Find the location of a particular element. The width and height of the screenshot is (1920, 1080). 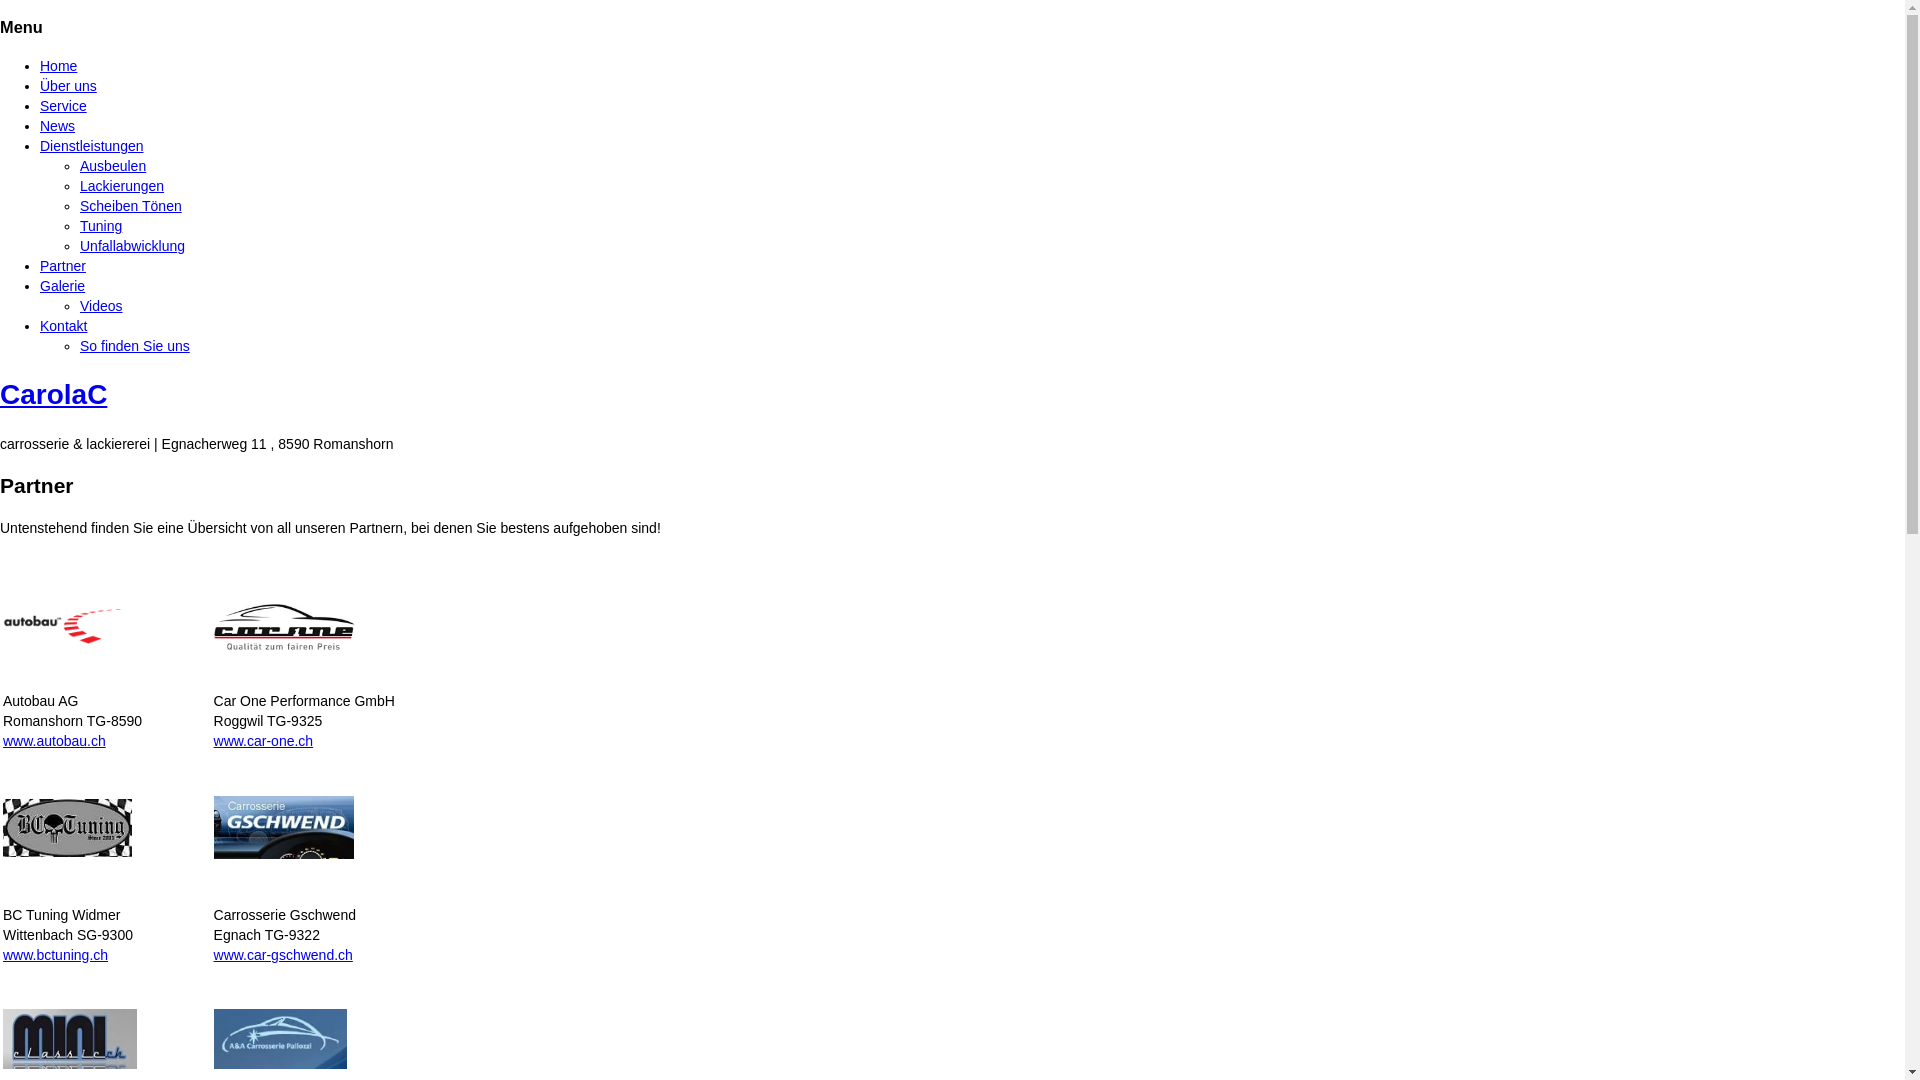

'Unfallabwicklung' is located at coordinates (131, 245).